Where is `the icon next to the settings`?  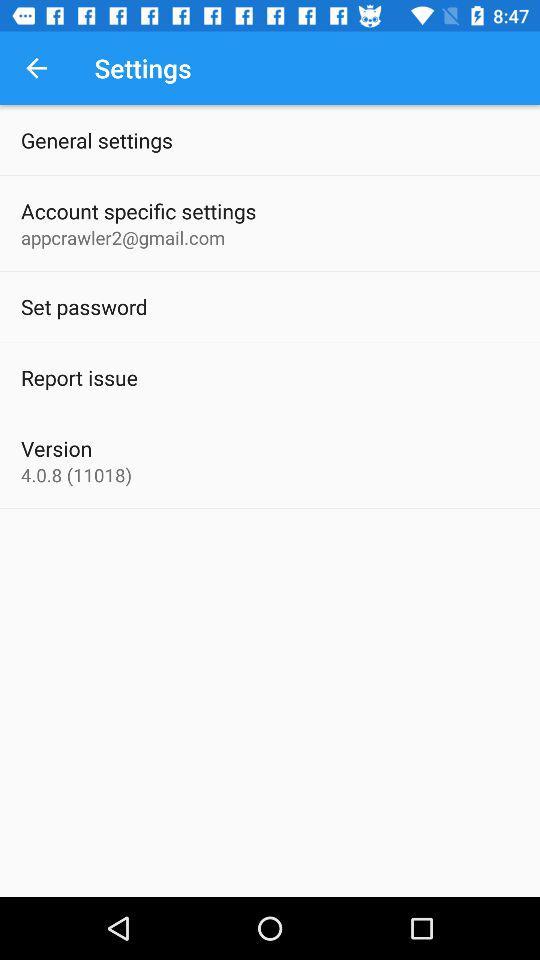 the icon next to the settings is located at coordinates (36, 68).